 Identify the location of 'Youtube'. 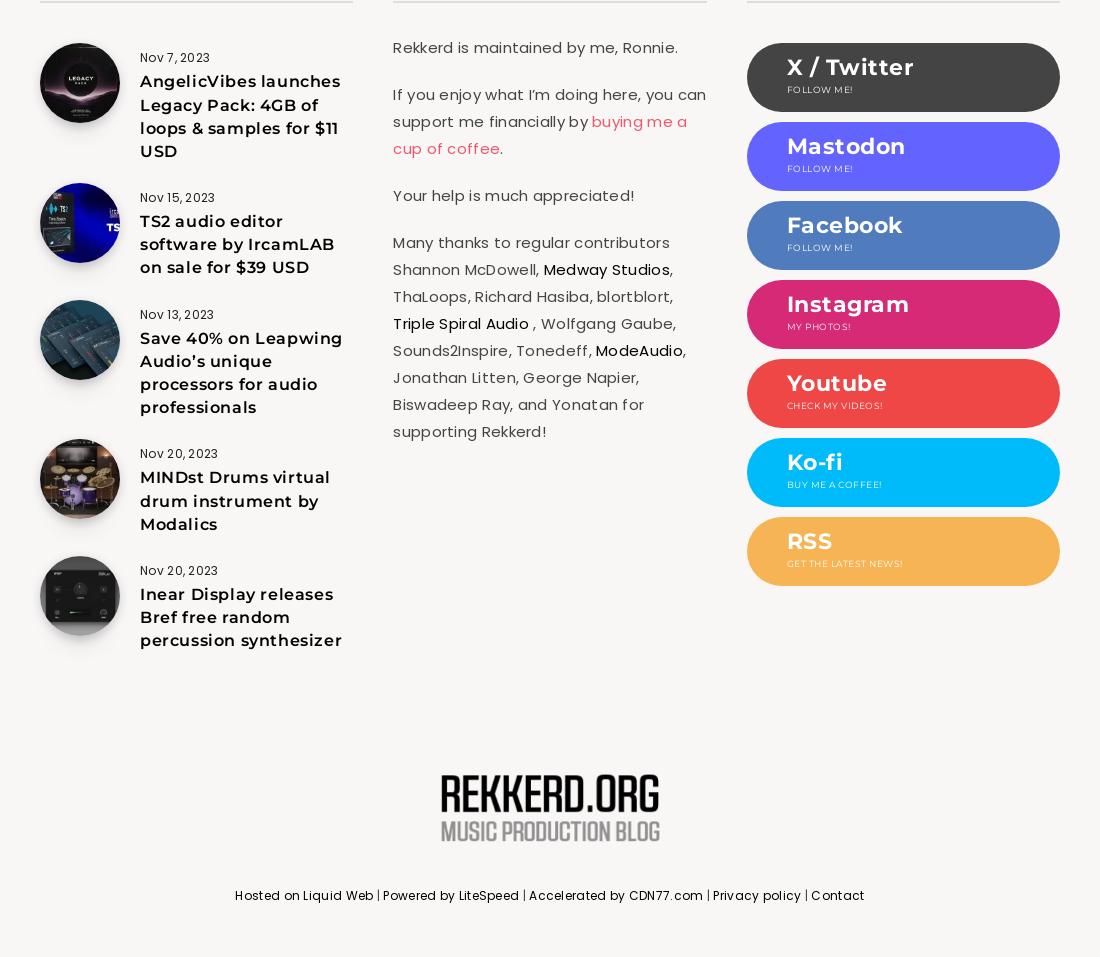
(835, 383).